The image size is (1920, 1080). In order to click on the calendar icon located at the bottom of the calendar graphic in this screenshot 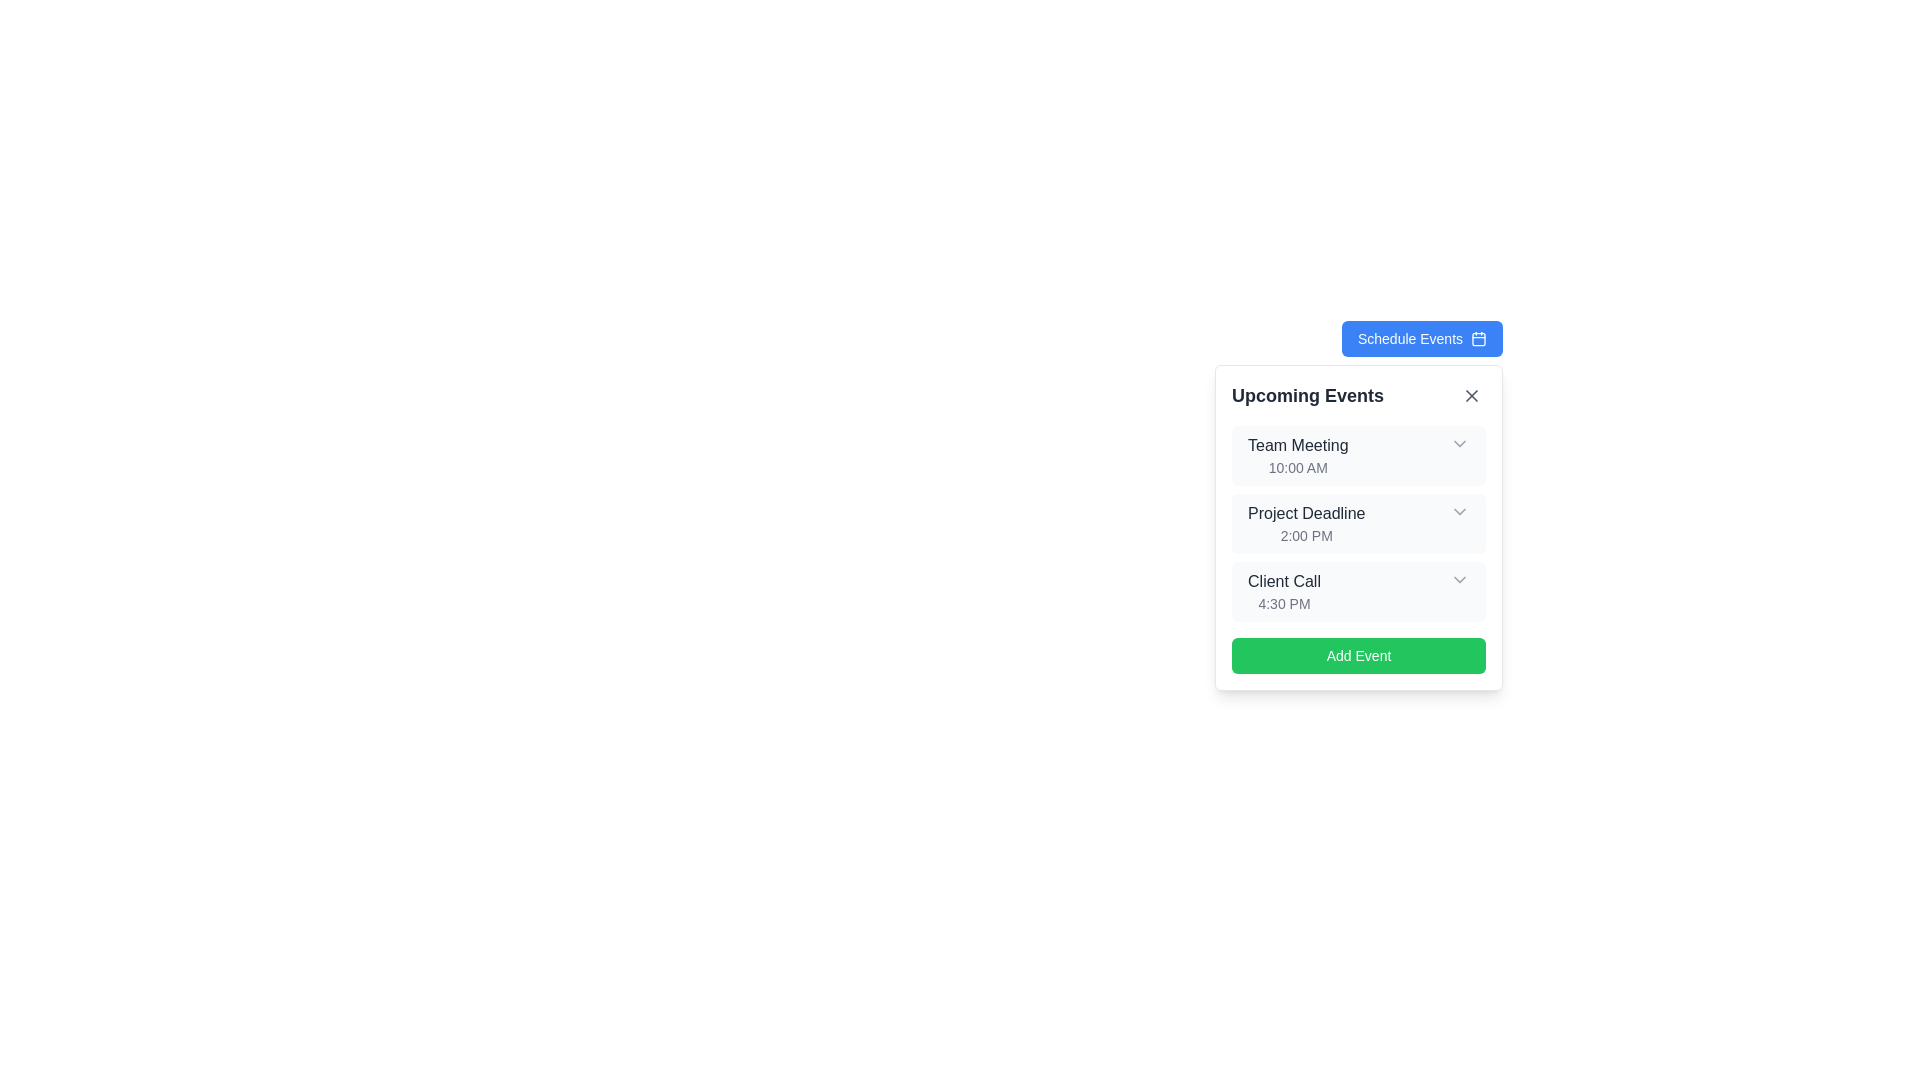, I will do `click(1478, 338)`.